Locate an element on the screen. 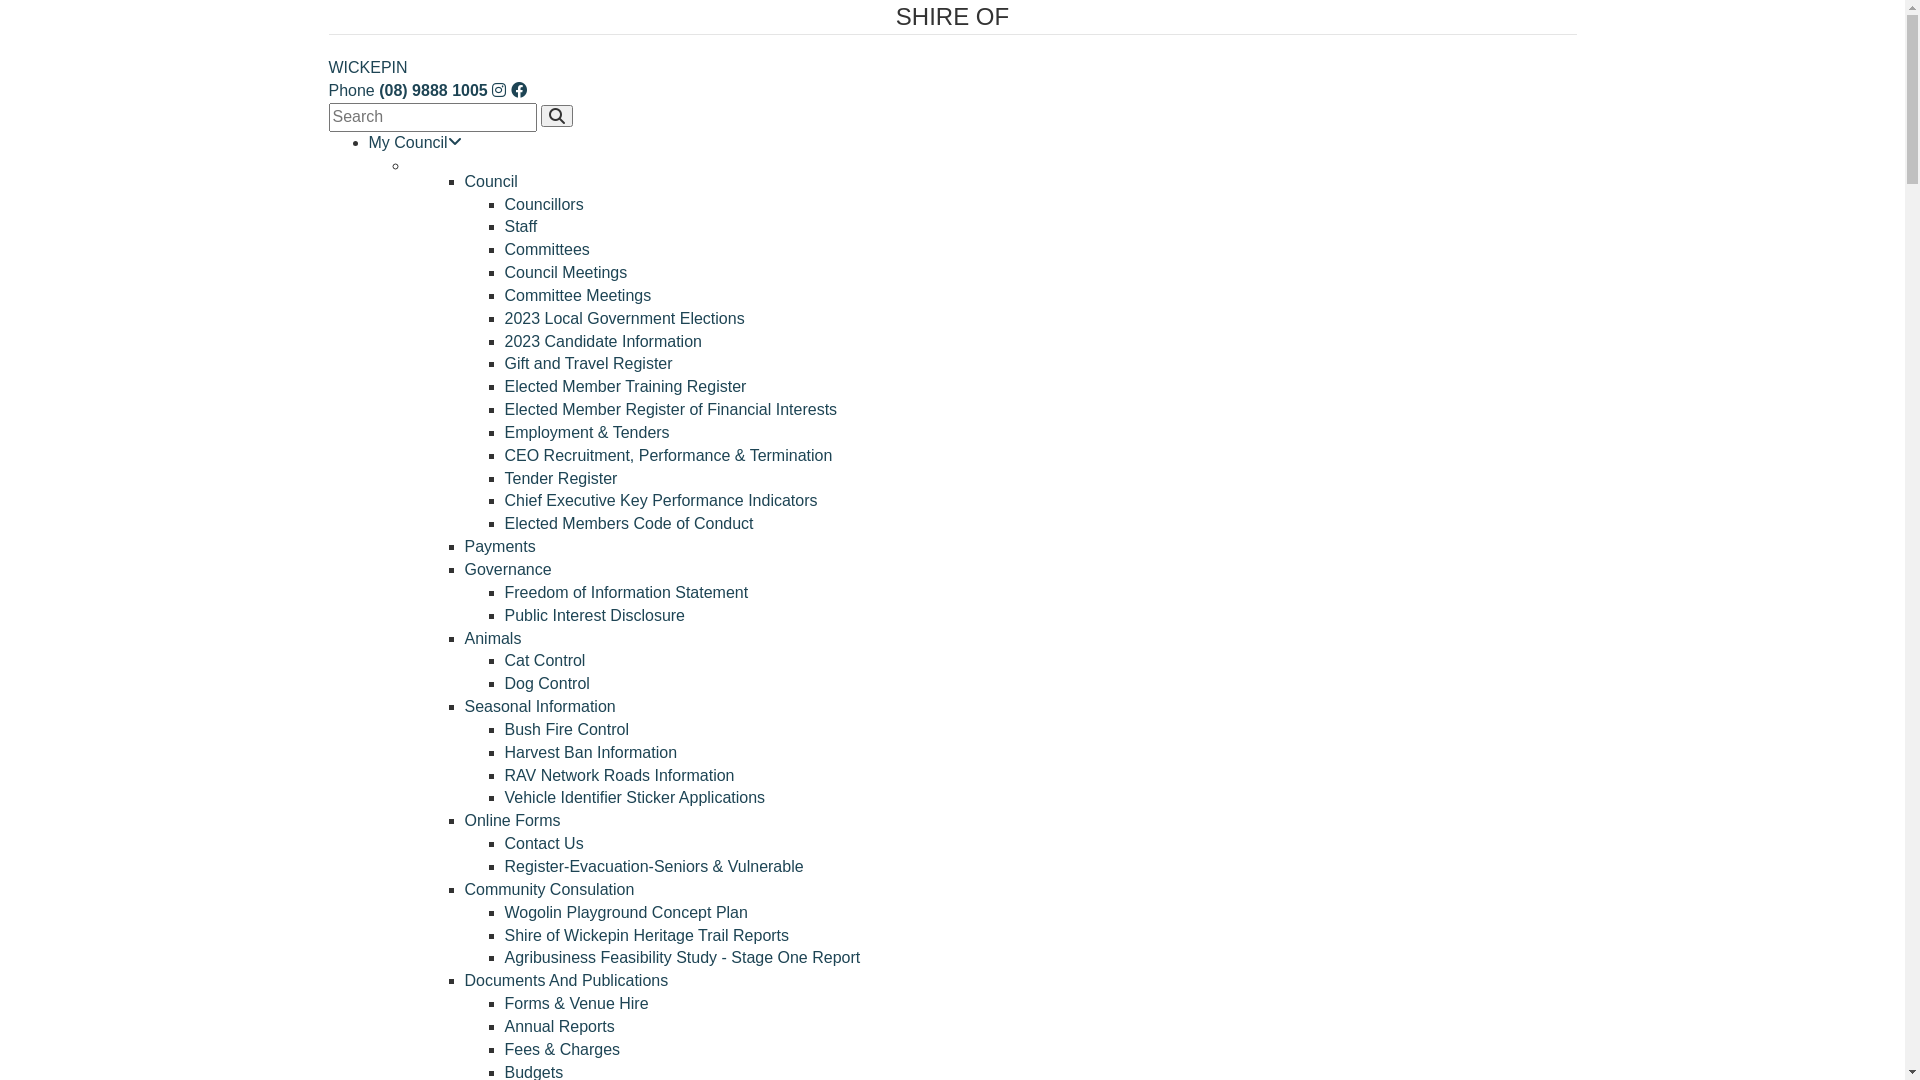  'Governance' is located at coordinates (507, 569).